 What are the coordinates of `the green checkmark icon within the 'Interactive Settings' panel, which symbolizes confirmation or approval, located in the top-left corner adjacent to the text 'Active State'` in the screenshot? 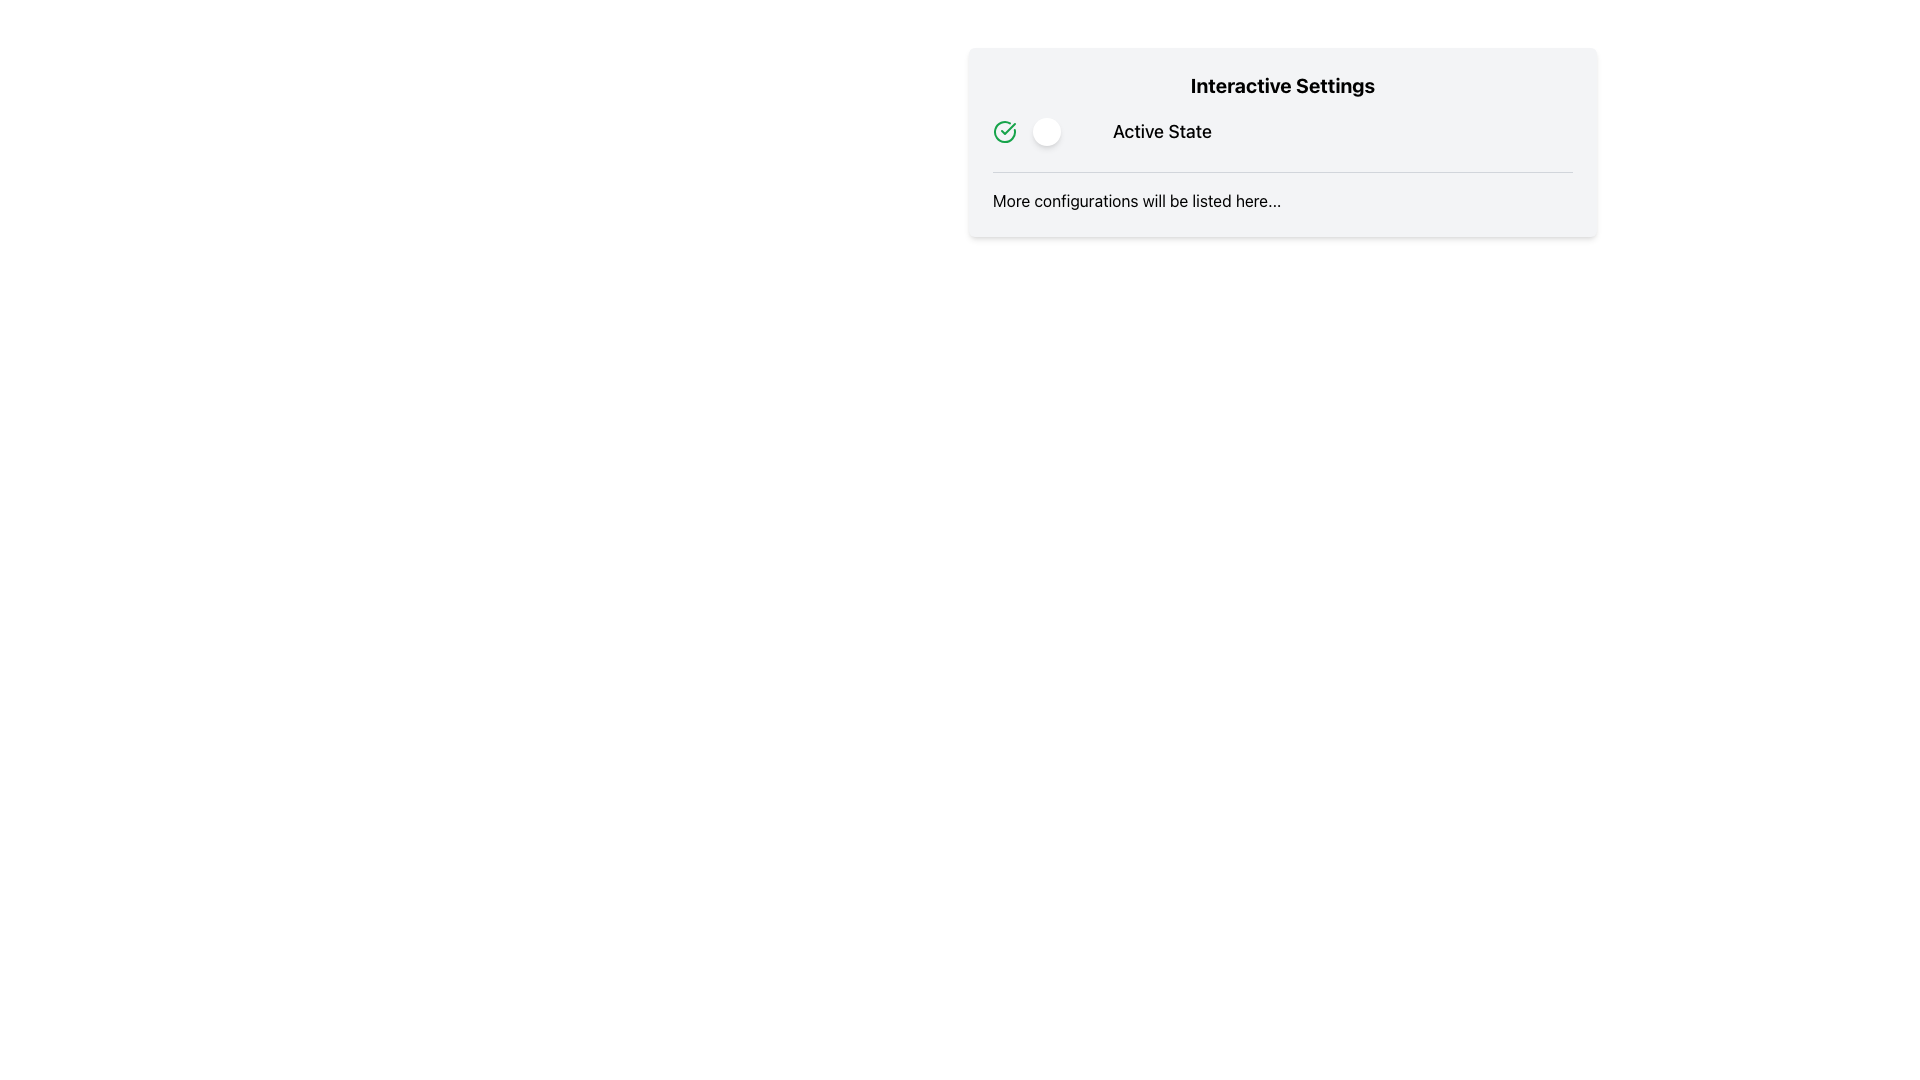 It's located at (1008, 128).